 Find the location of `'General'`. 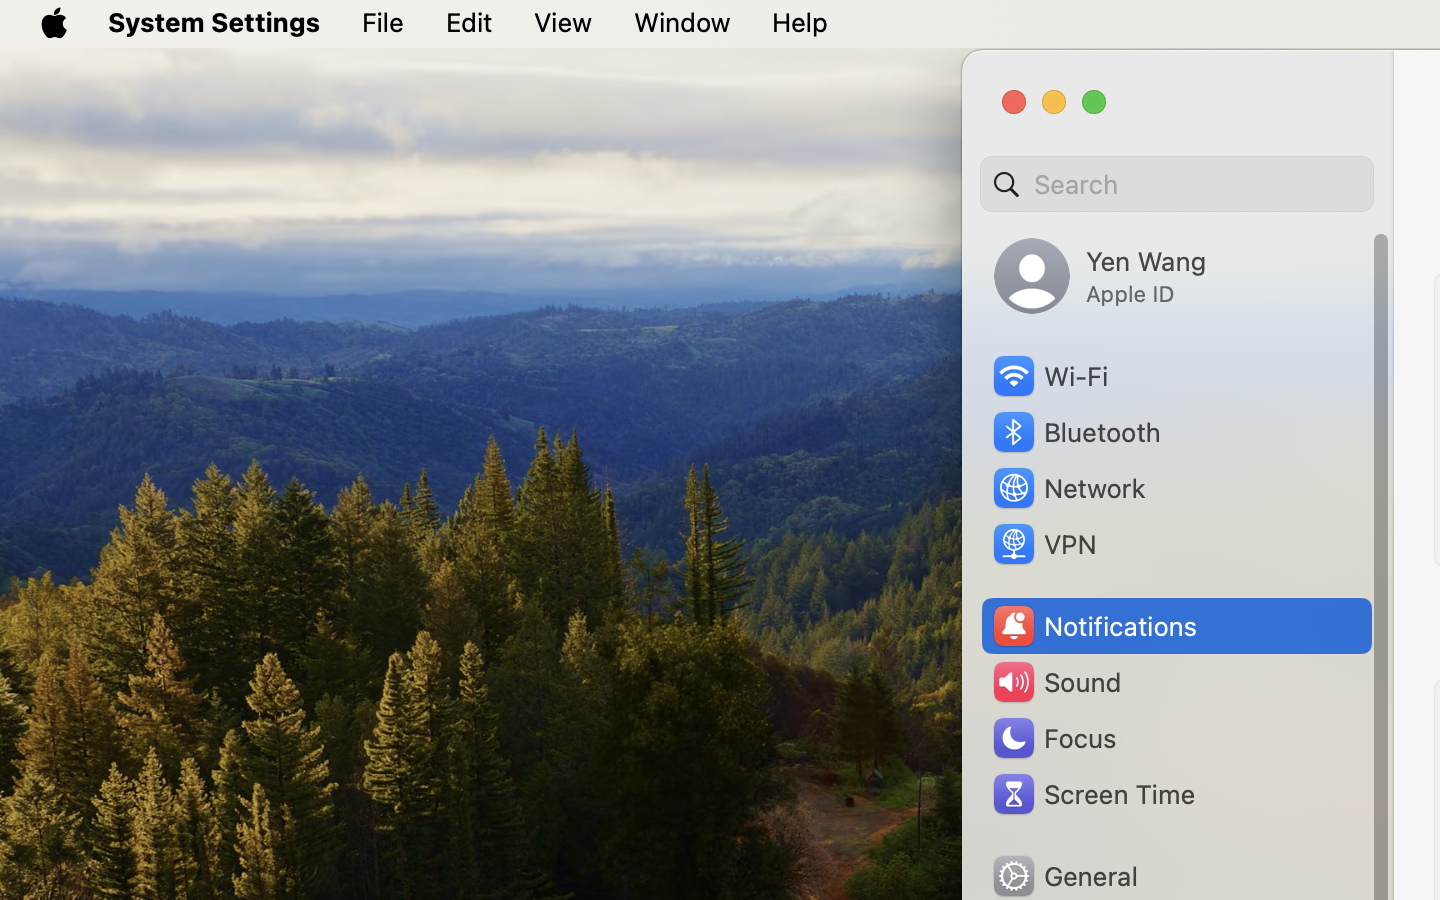

'General' is located at coordinates (1064, 875).